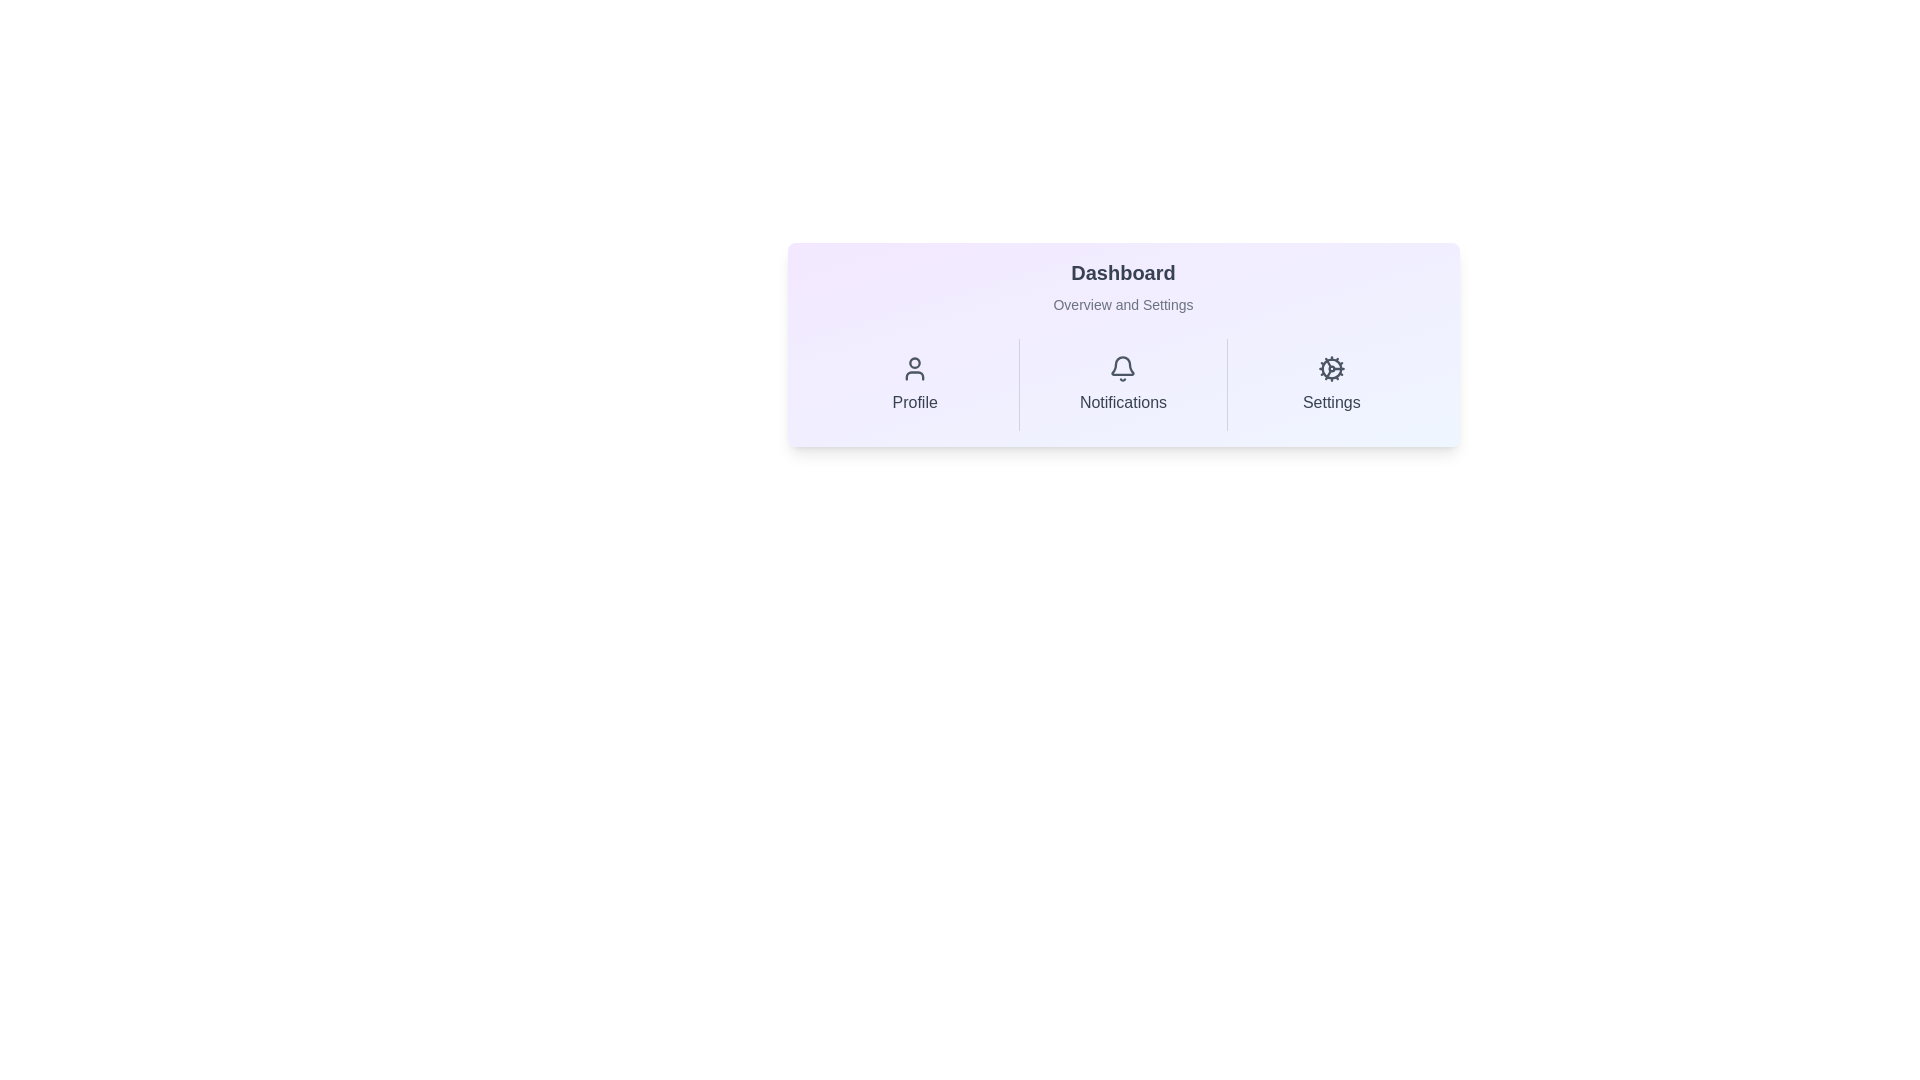 The image size is (1920, 1080). I want to click on the circular graphical element that resembles a user profile icon, located at the center of the first section of a horizontal menu bar, so click(914, 363).